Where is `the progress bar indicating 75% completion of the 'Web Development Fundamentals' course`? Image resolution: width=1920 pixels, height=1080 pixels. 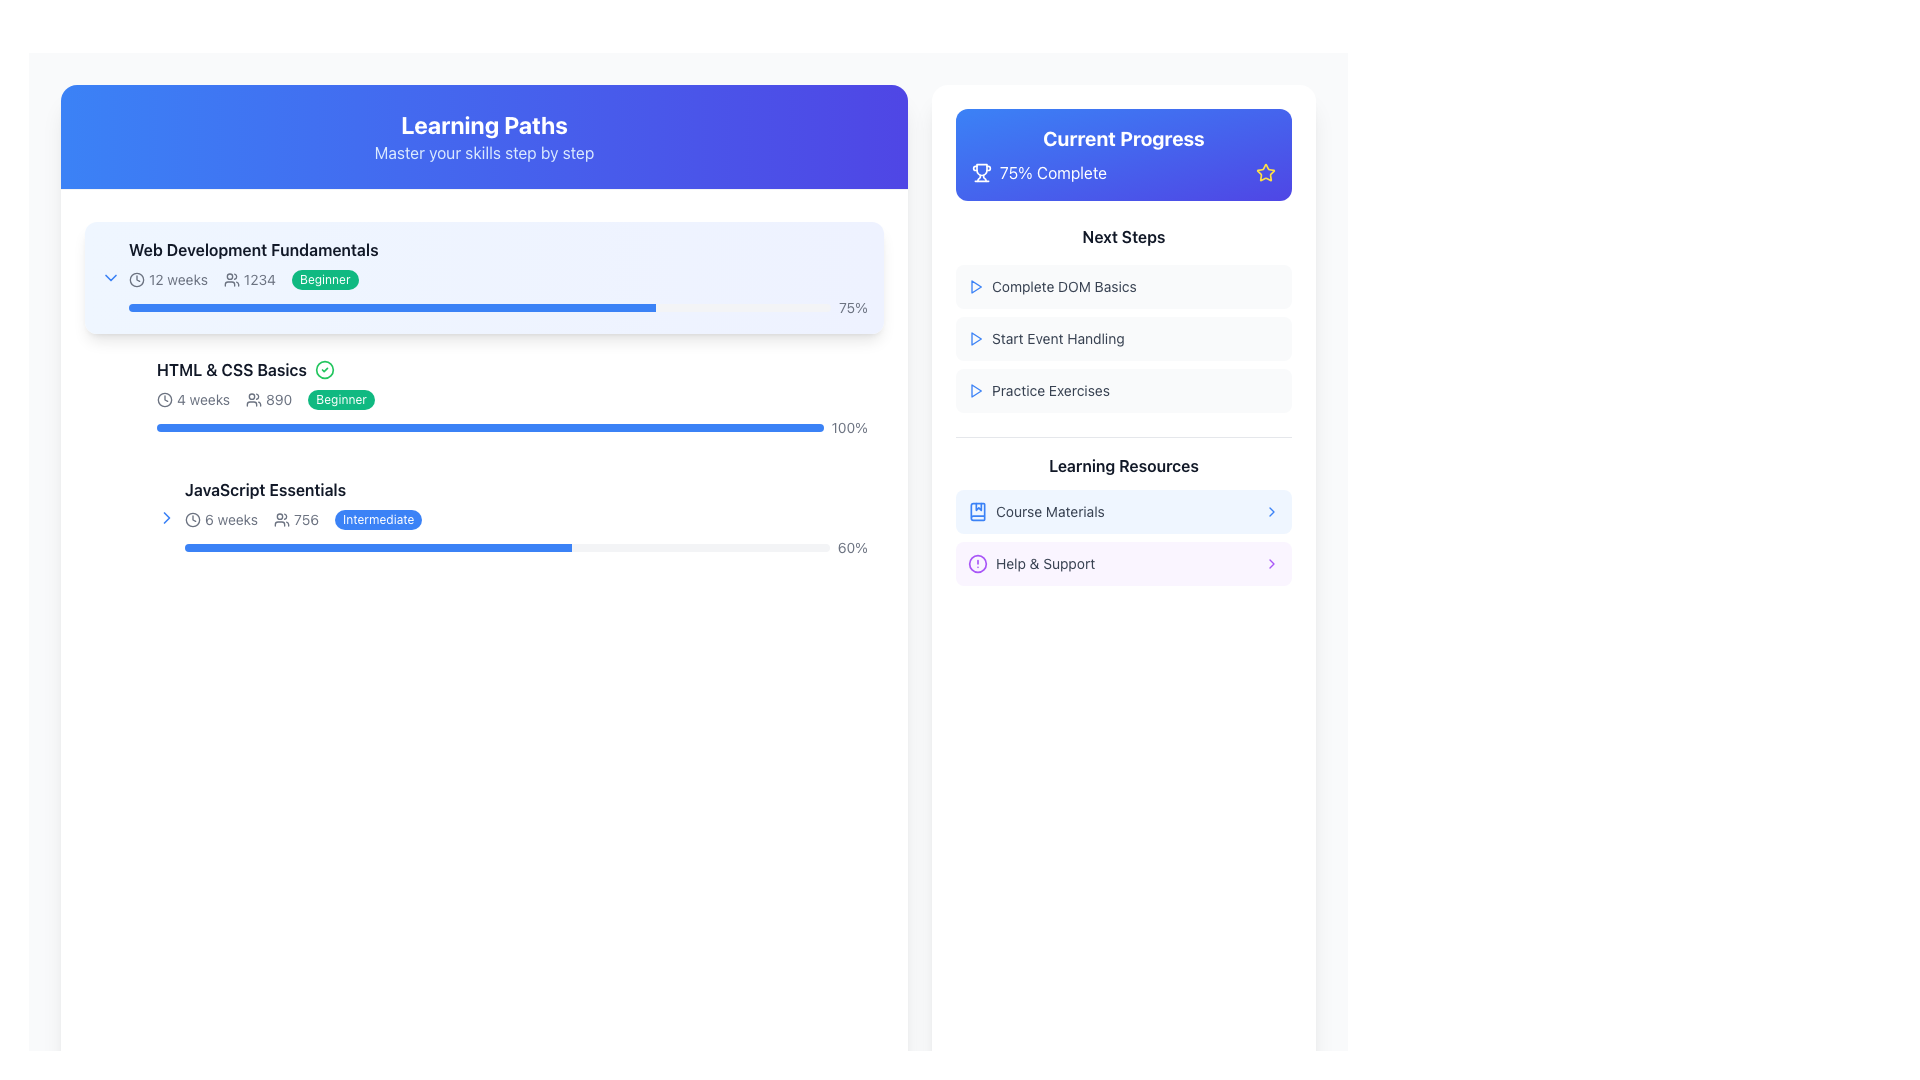
the progress bar indicating 75% completion of the 'Web Development Fundamentals' course is located at coordinates (480, 308).